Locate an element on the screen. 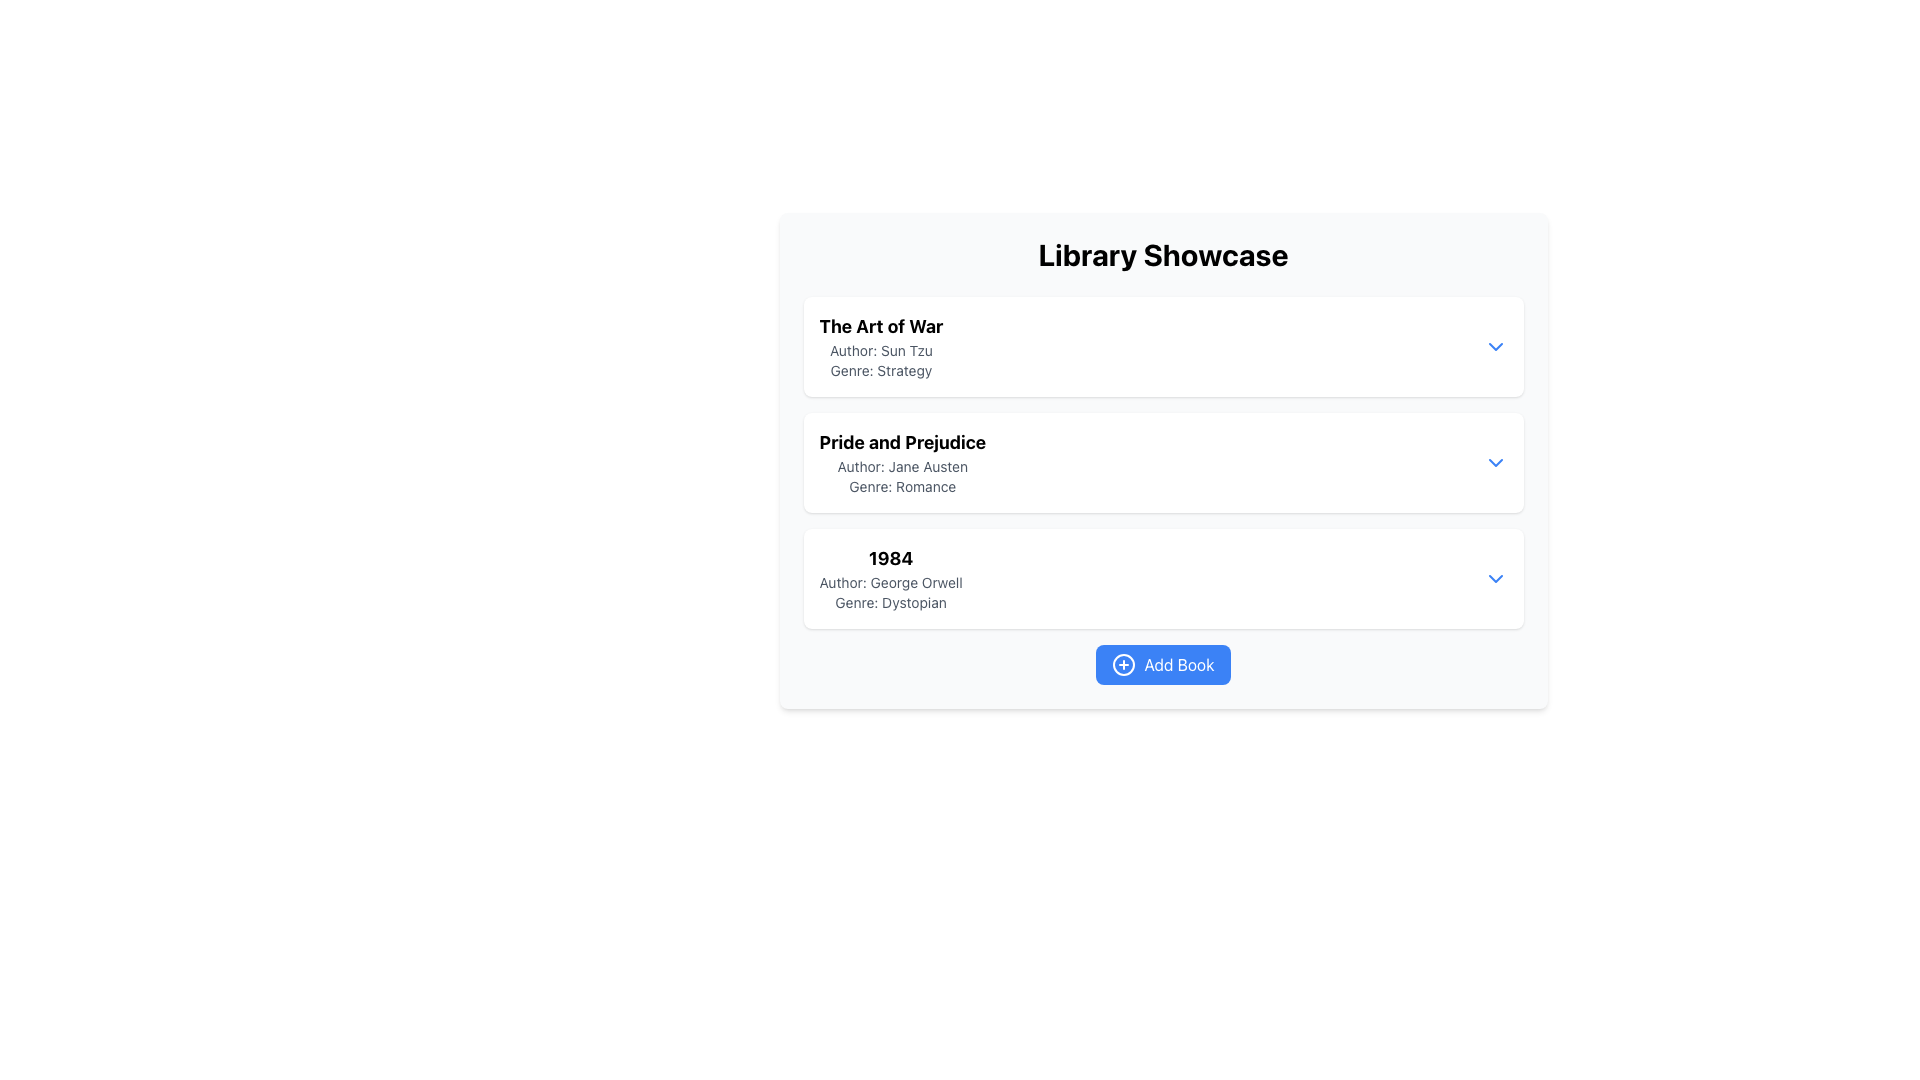  the List item with embedded dropdown titled 'The Art of War' is located at coordinates (1163, 346).